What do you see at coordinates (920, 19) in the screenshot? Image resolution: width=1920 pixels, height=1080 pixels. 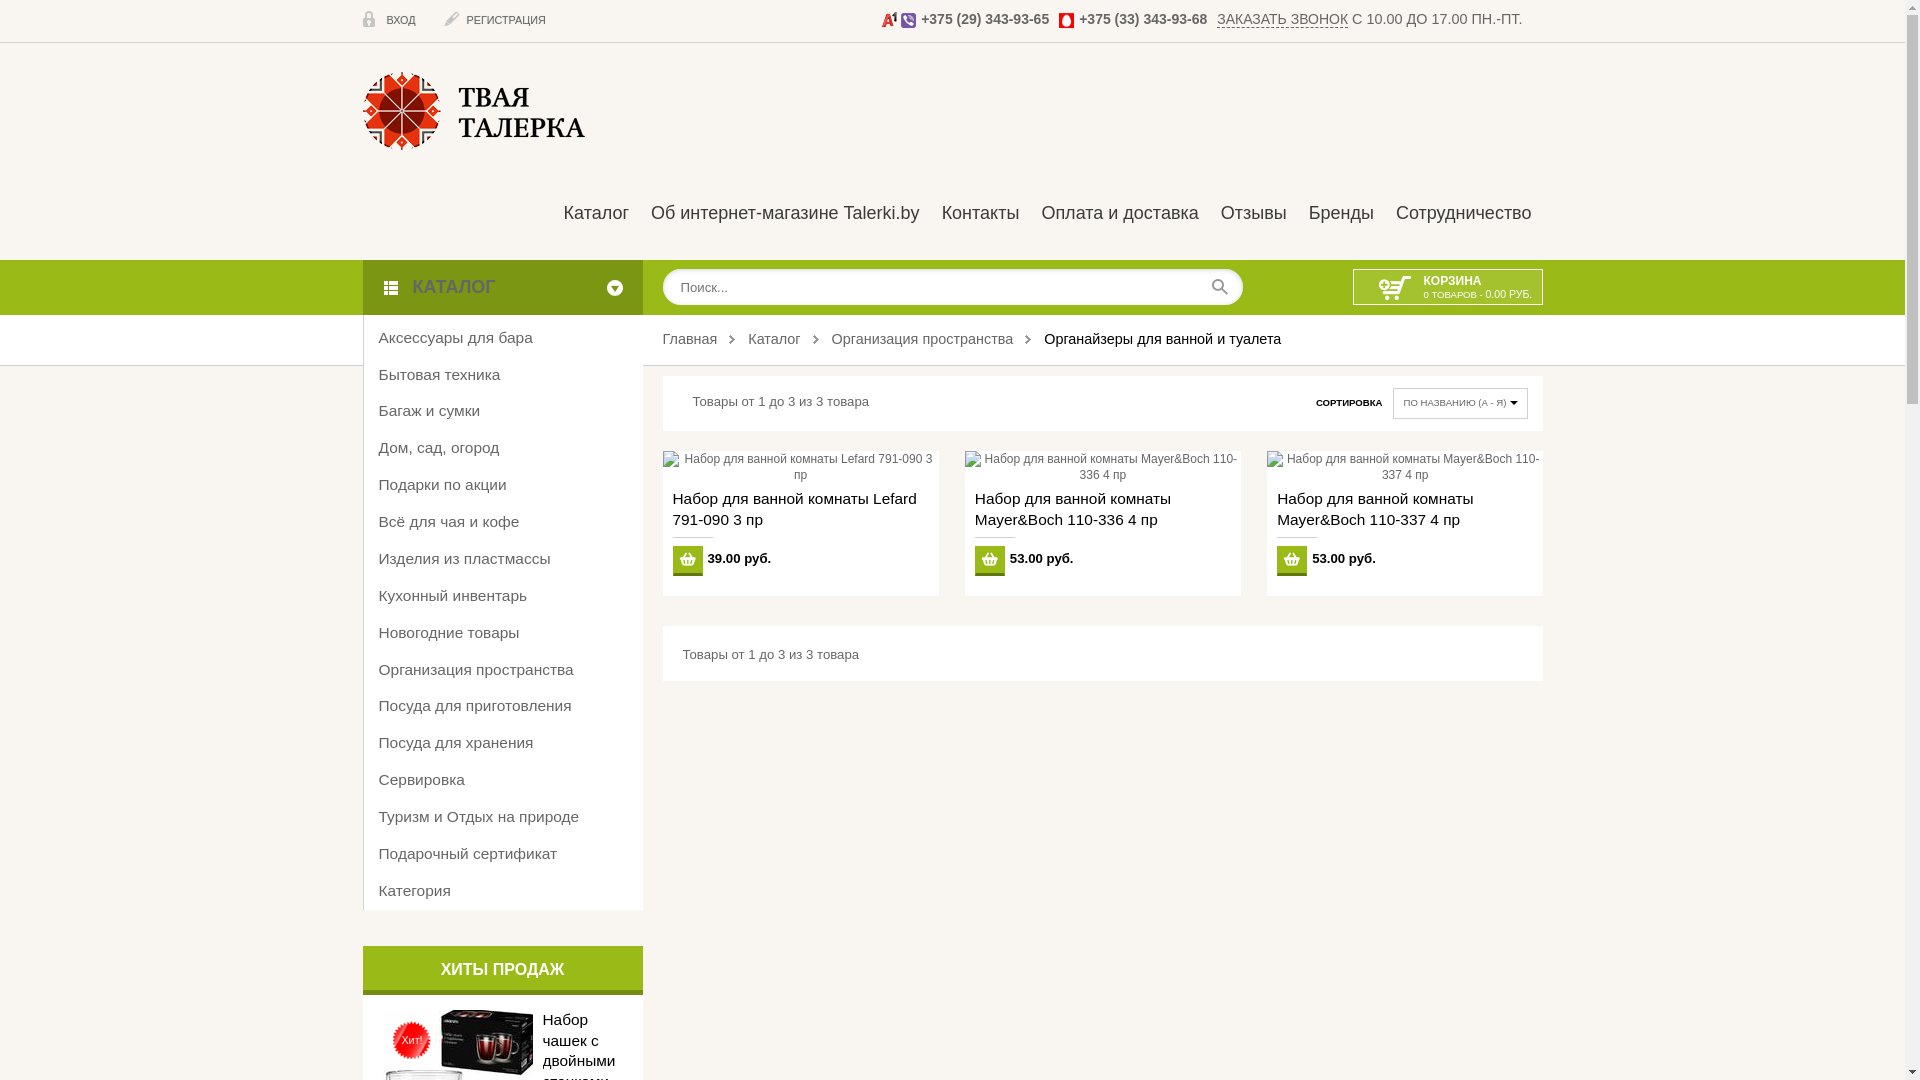 I see `'+375 (29) 343-93-65'` at bounding box center [920, 19].